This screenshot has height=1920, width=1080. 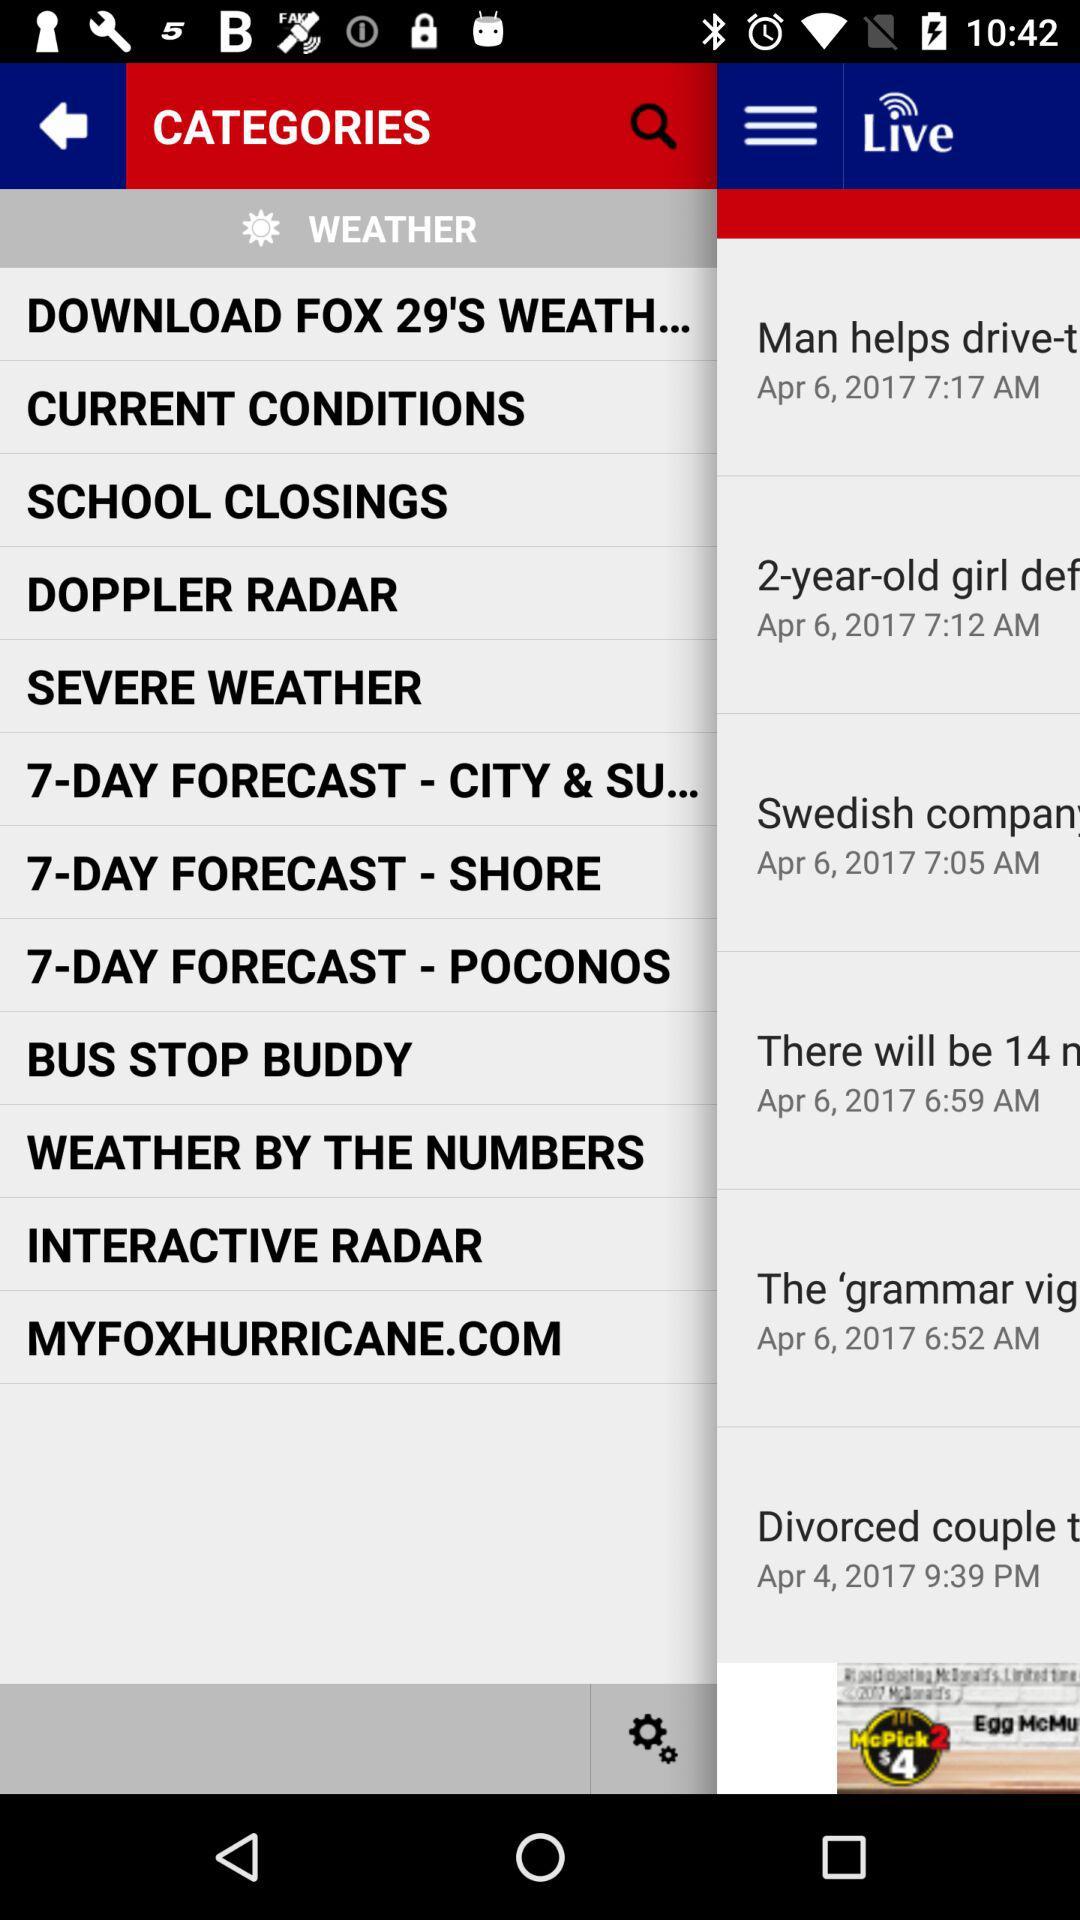 What do you see at coordinates (371, 312) in the screenshot?
I see `icon below weather icon` at bounding box center [371, 312].